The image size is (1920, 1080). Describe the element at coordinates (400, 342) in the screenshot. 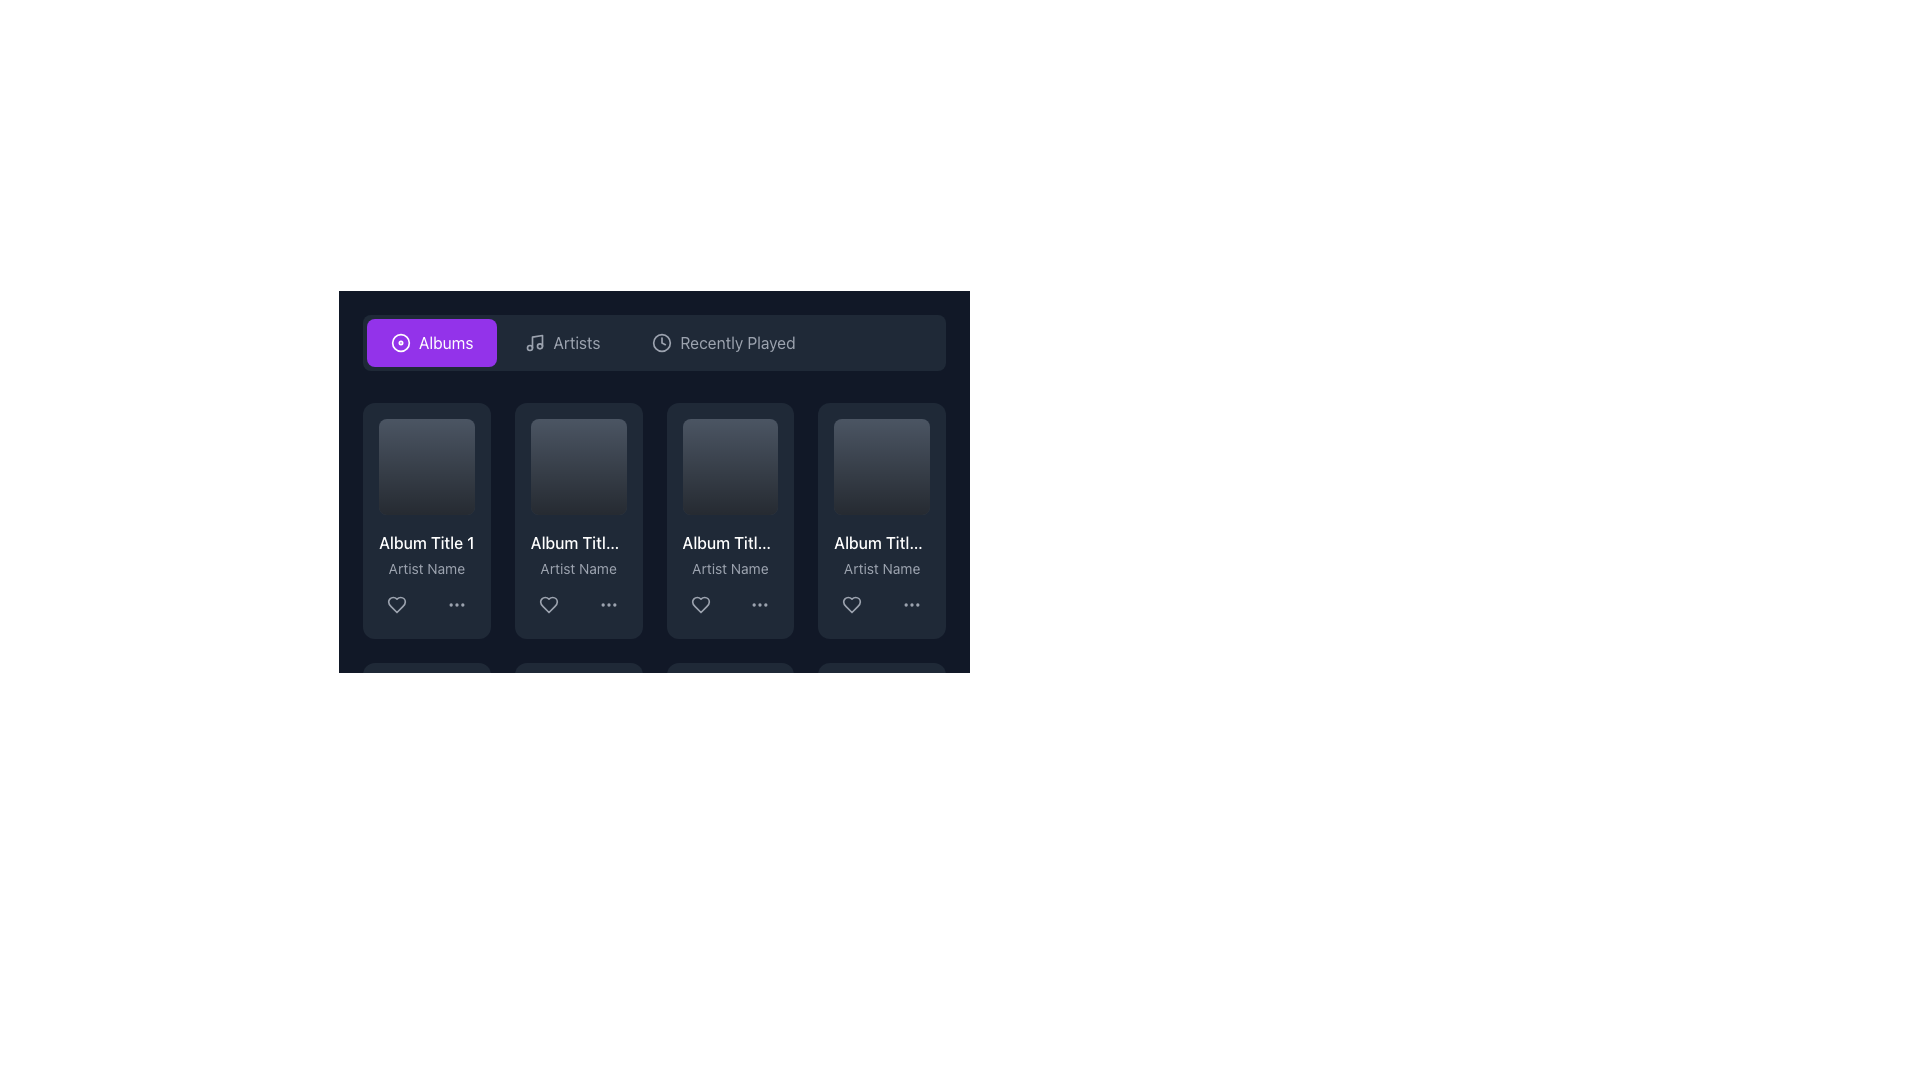

I see `the circular icon representing the 'Albums' button, located at the top-left corner of the navigation area` at that location.